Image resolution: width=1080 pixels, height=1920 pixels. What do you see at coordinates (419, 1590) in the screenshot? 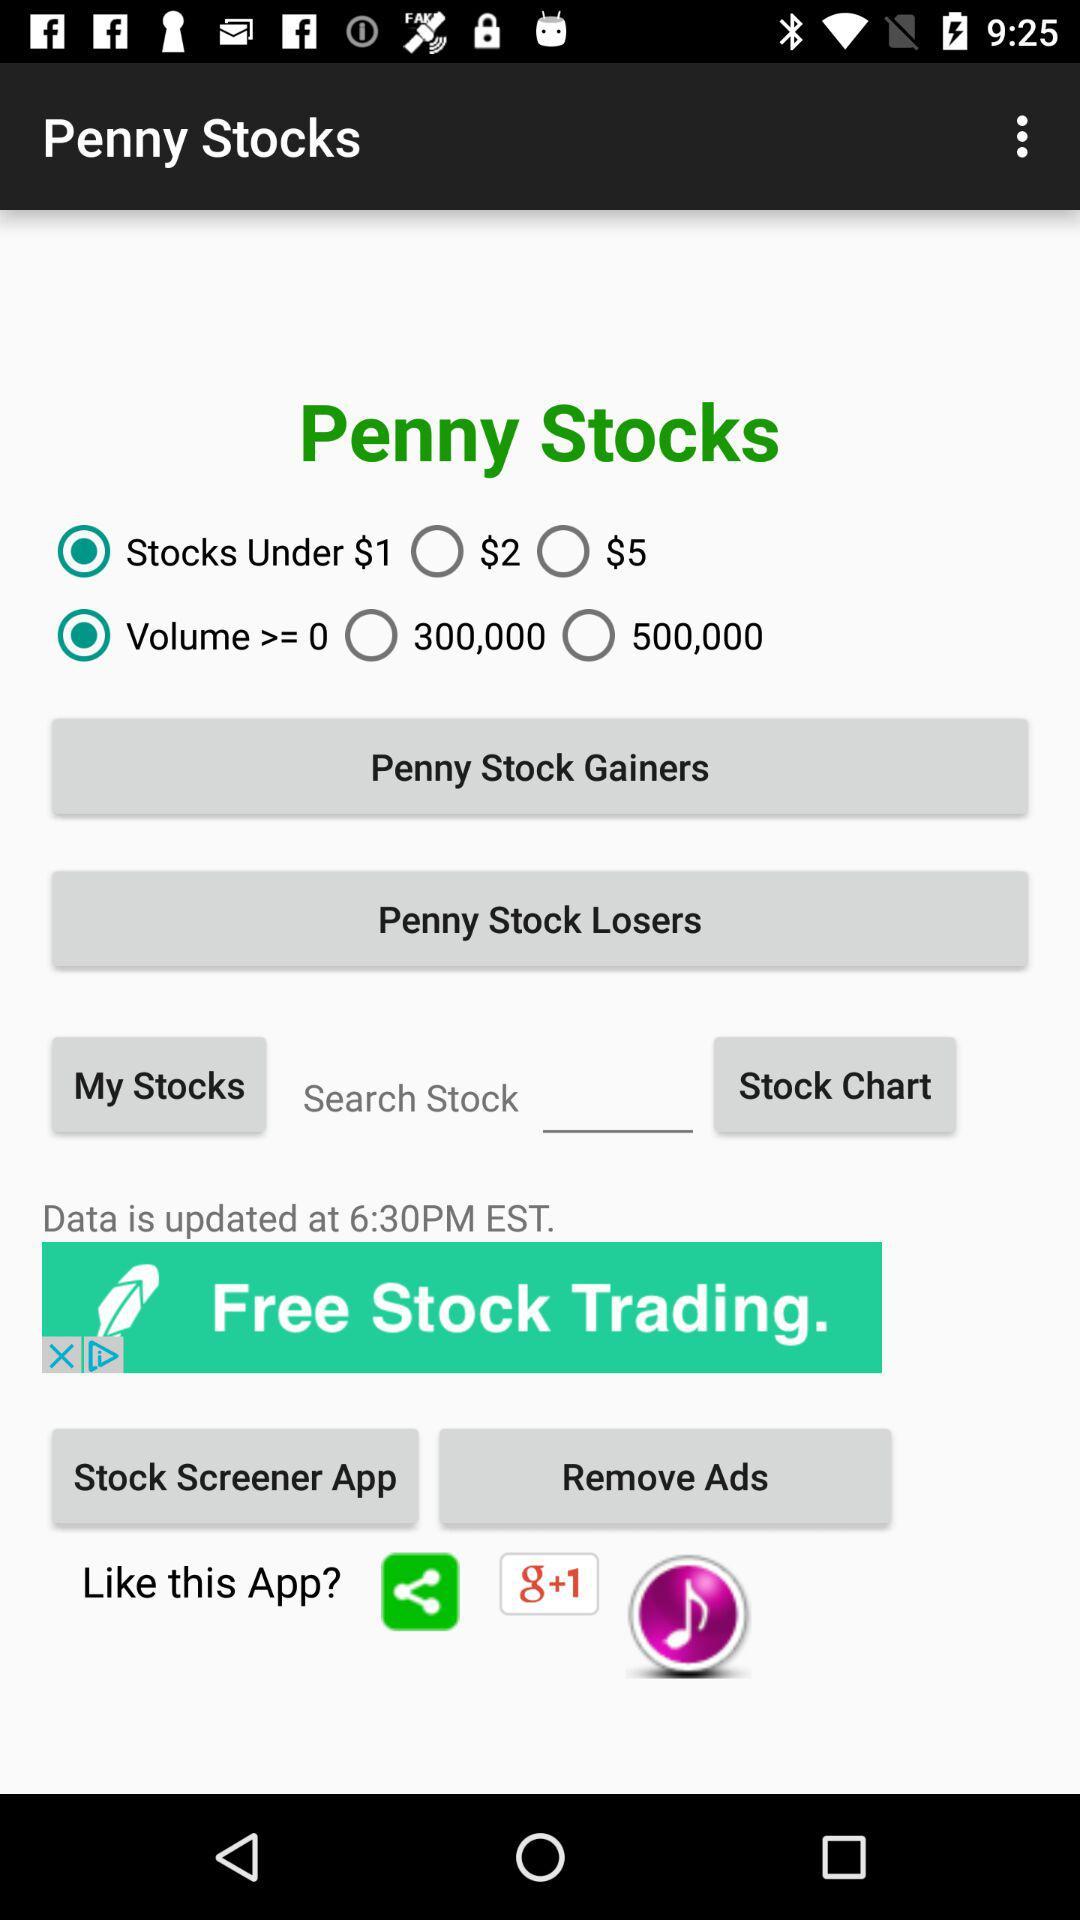
I see `the item to the right of like this app? item` at bounding box center [419, 1590].